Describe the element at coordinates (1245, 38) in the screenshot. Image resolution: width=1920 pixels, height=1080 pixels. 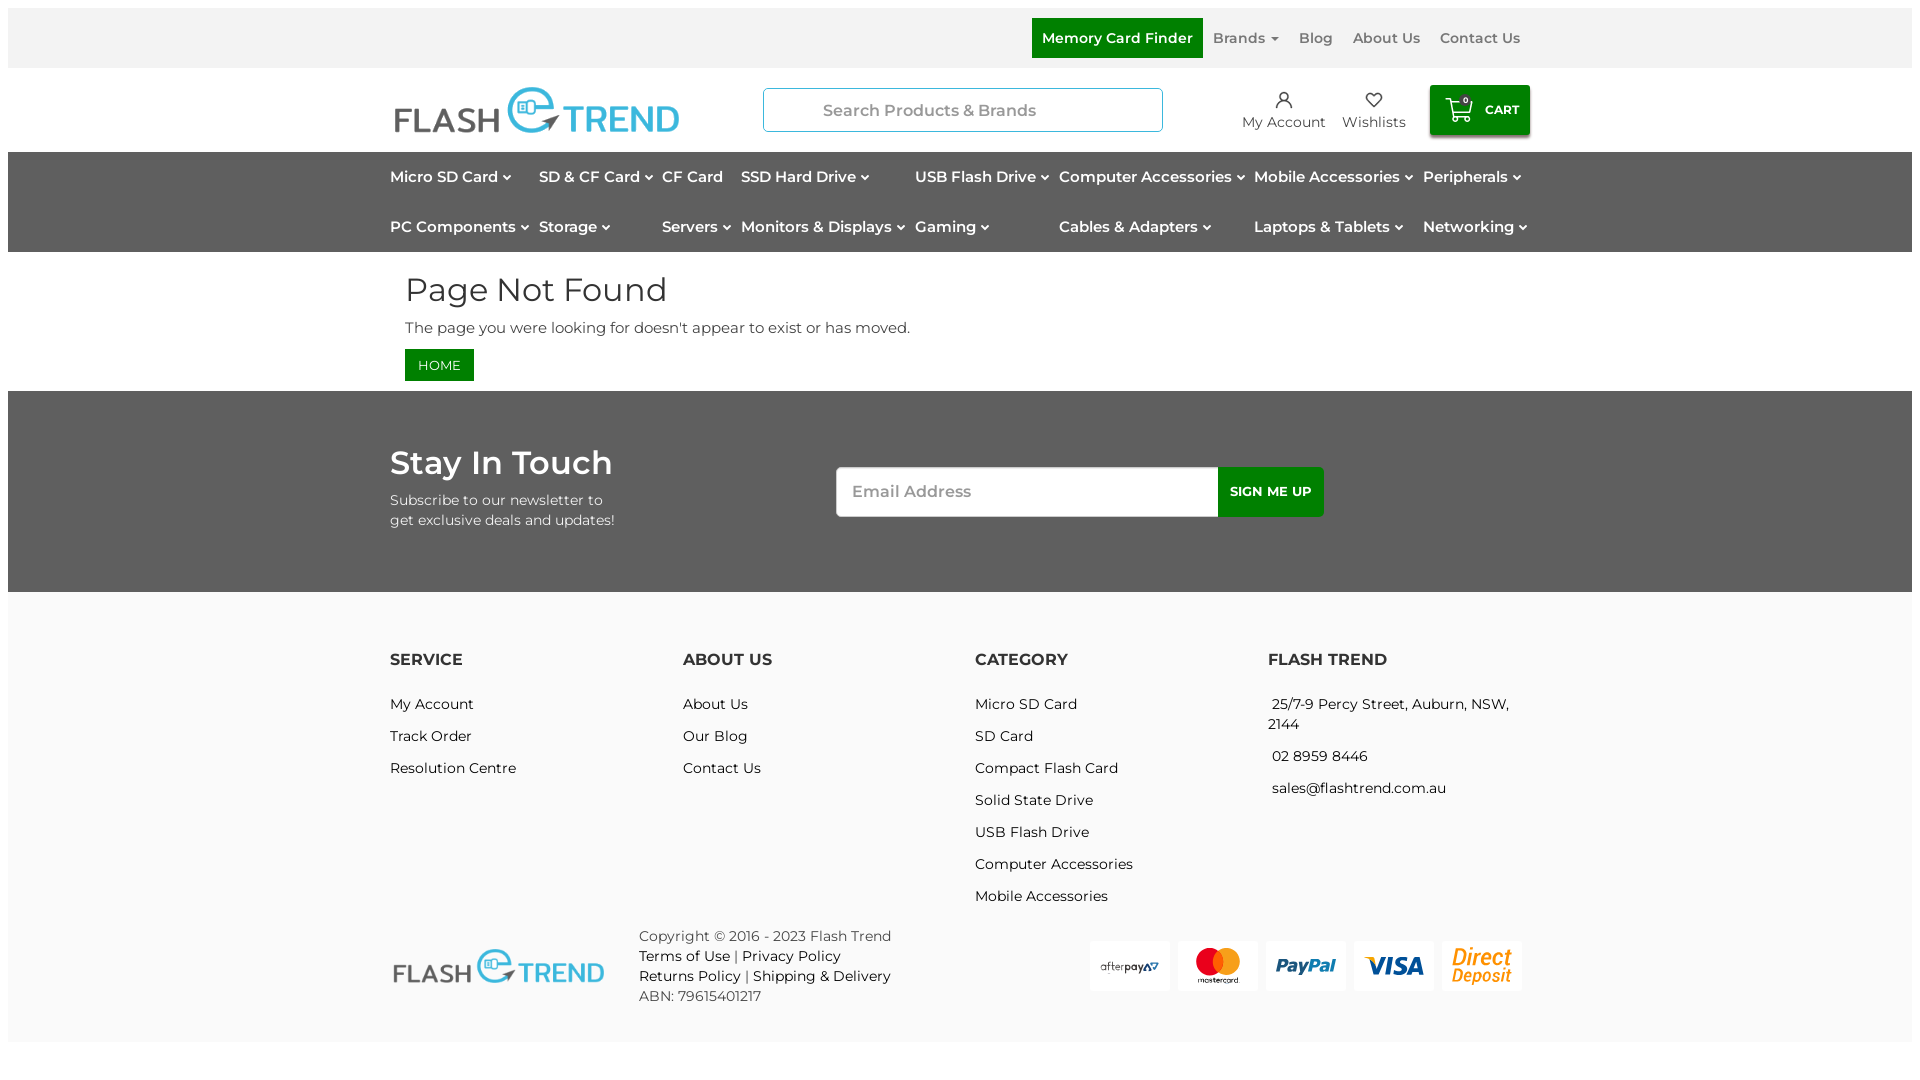
I see `'Brands'` at that location.